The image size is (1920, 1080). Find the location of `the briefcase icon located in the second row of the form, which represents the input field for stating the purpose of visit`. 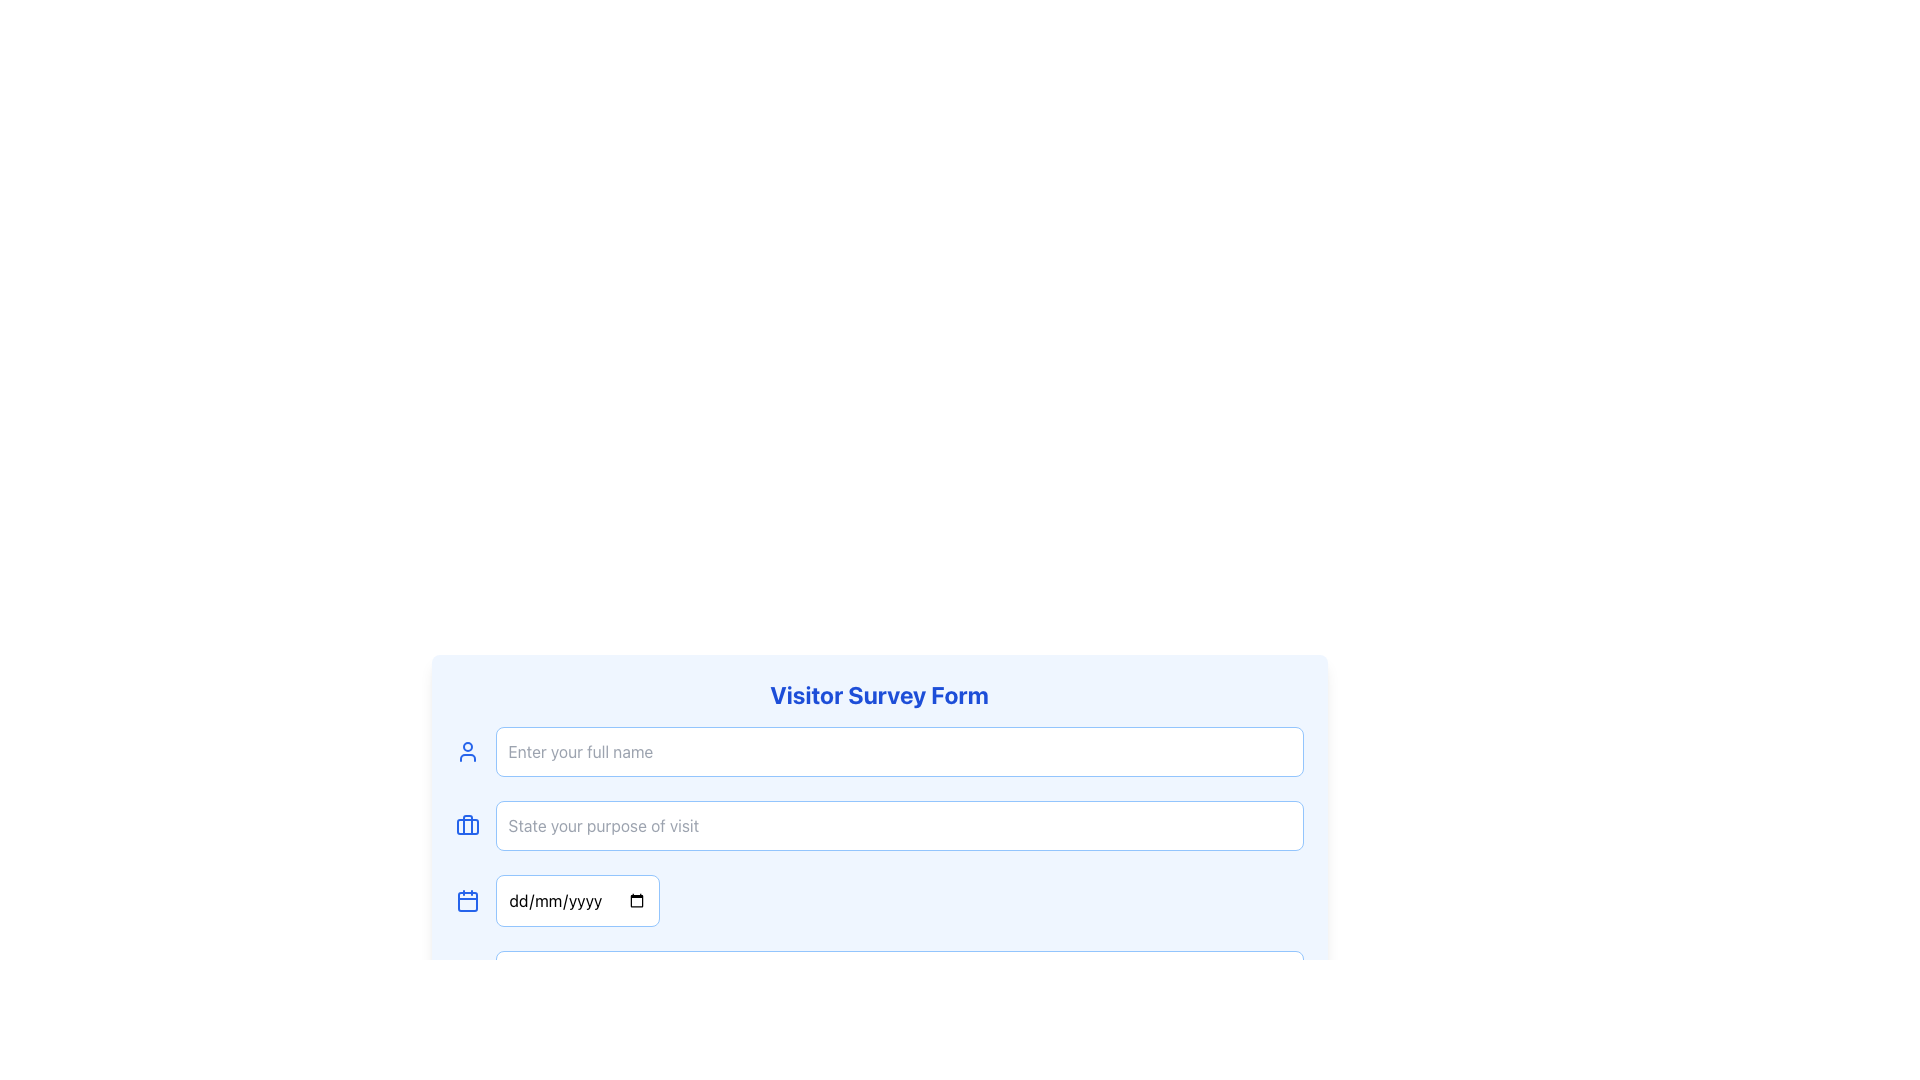

the briefcase icon located in the second row of the form, which represents the input field for stating the purpose of visit is located at coordinates (466, 825).